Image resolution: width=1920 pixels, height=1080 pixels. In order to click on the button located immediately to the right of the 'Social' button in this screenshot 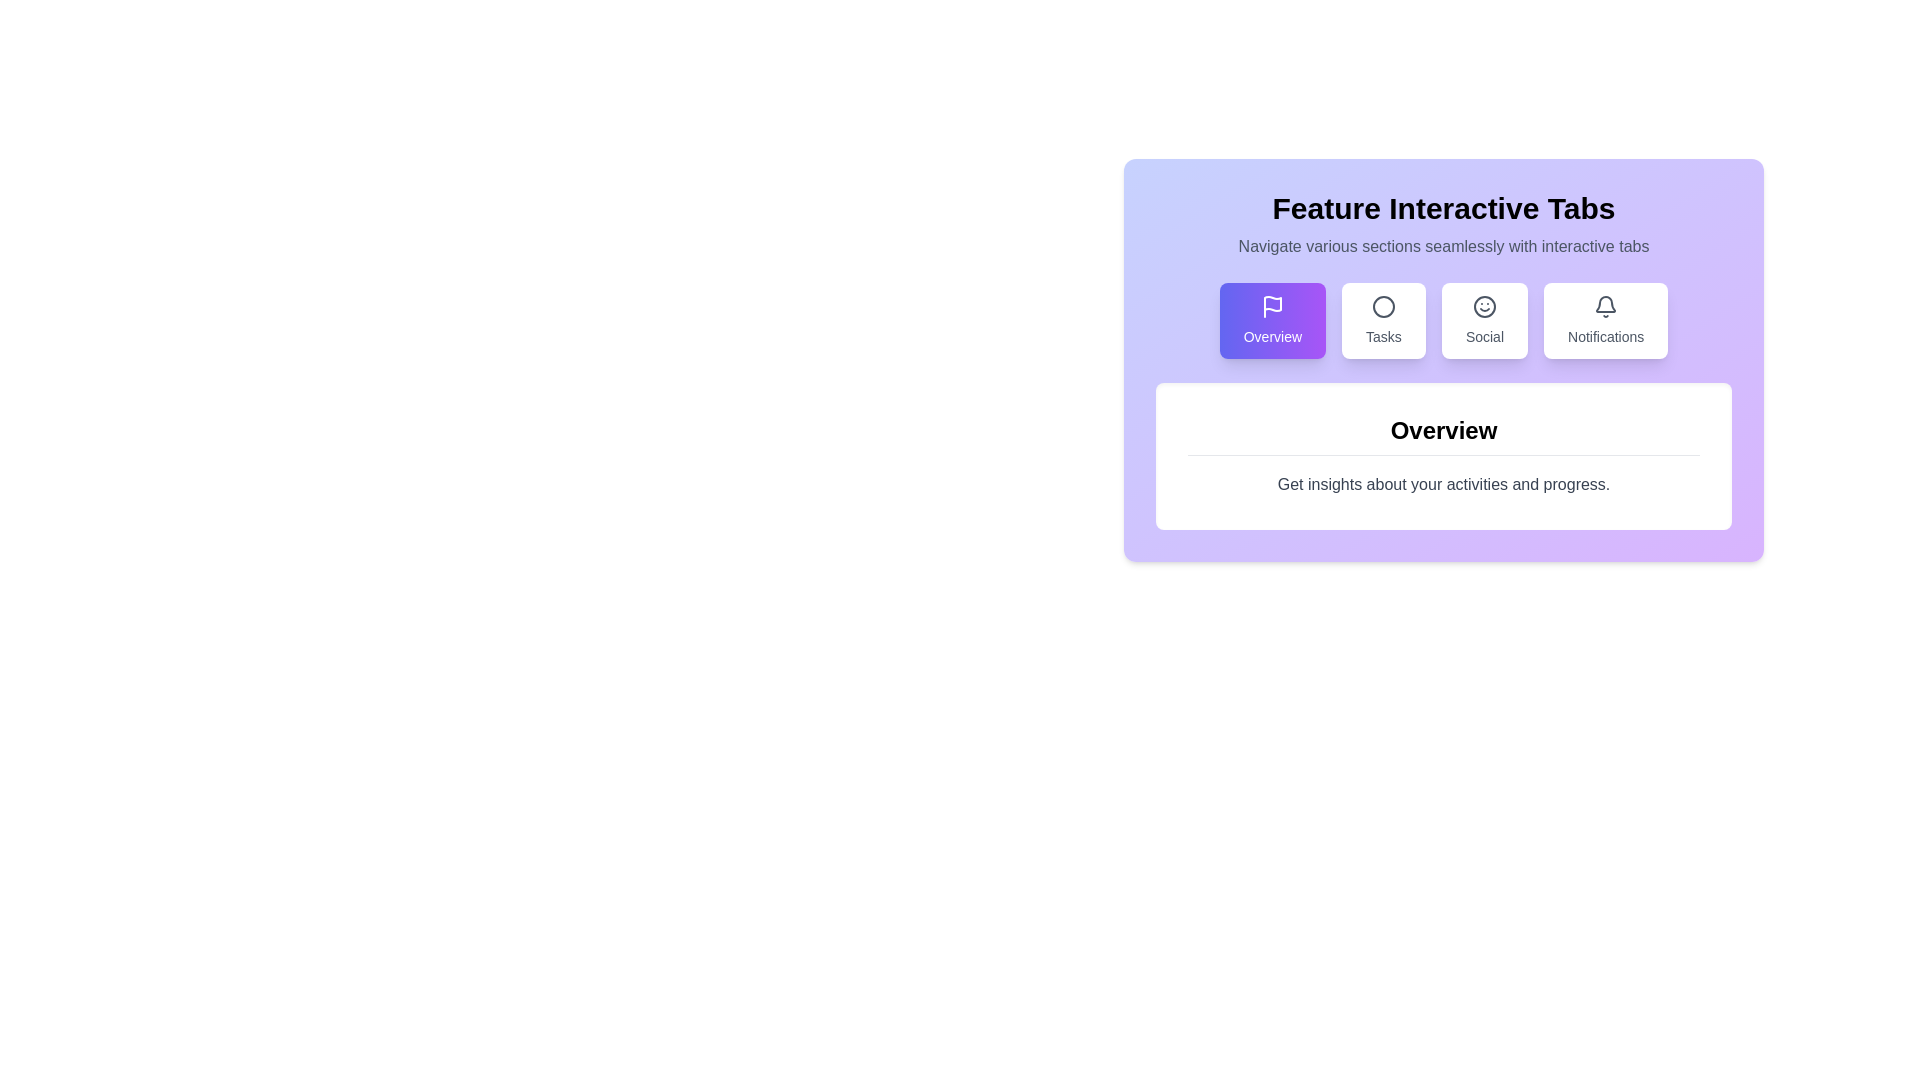, I will do `click(1606, 319)`.